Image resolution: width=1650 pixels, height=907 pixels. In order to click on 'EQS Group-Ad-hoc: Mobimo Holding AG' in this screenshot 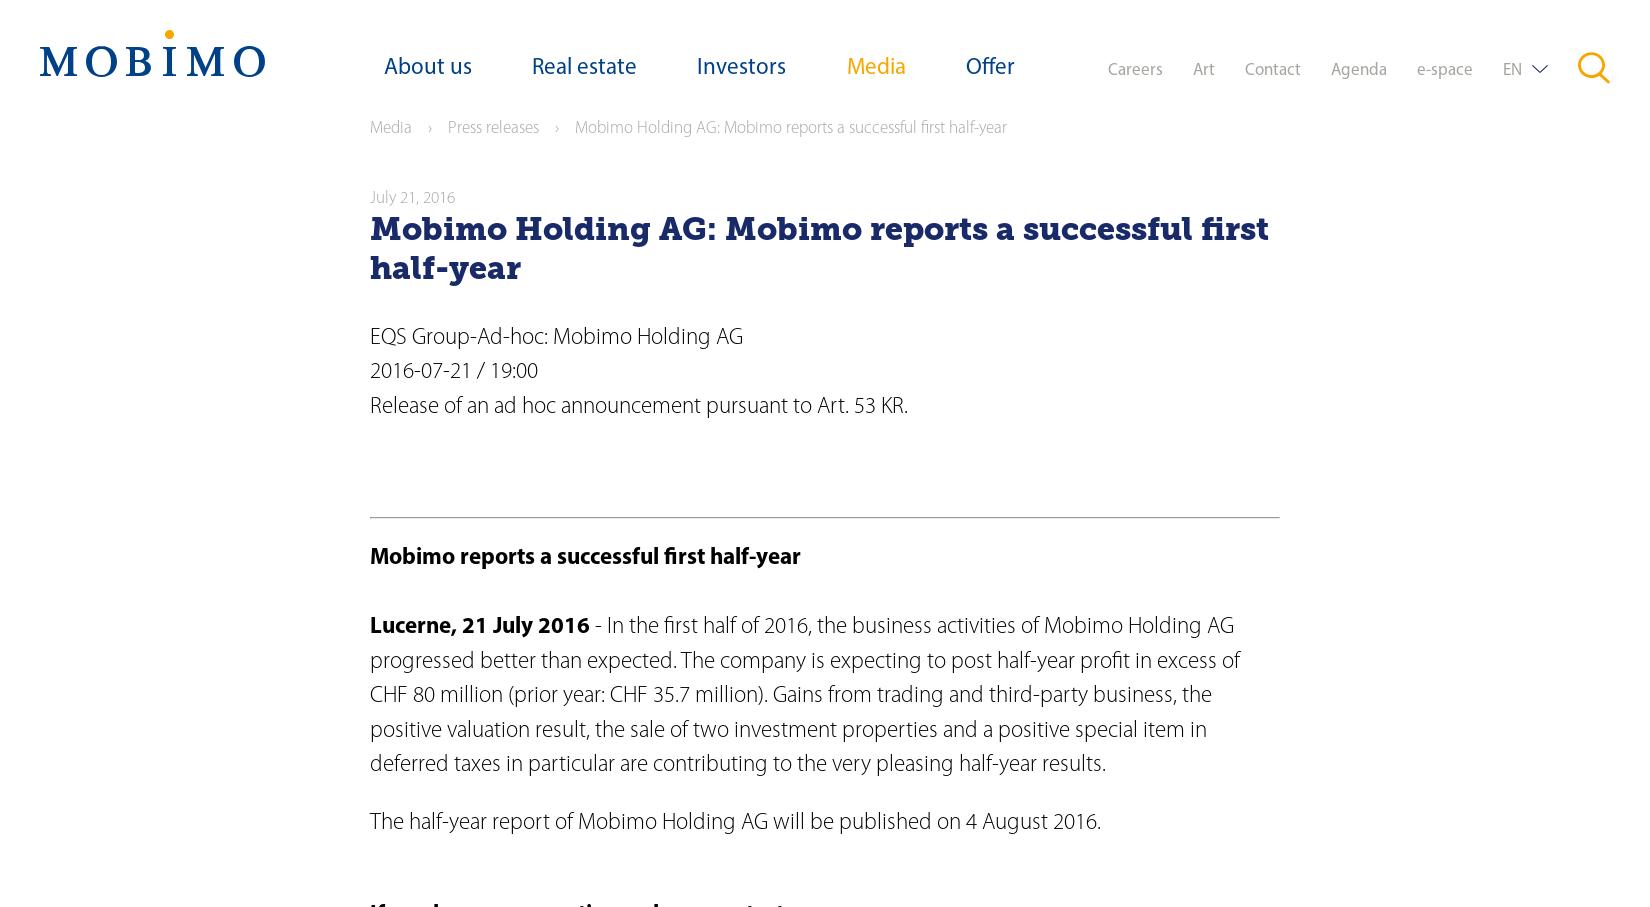, I will do `click(555, 336)`.